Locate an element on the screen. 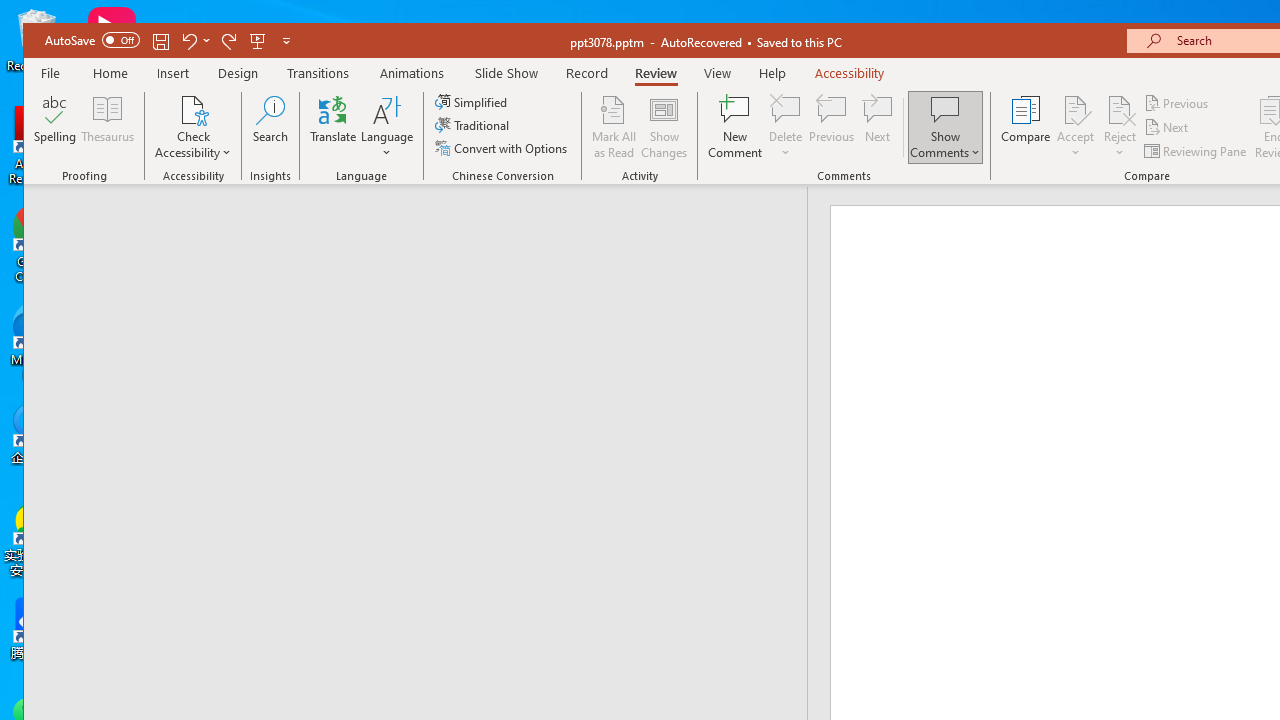 Image resolution: width=1280 pixels, height=720 pixels. 'Previous' is located at coordinates (1177, 103).